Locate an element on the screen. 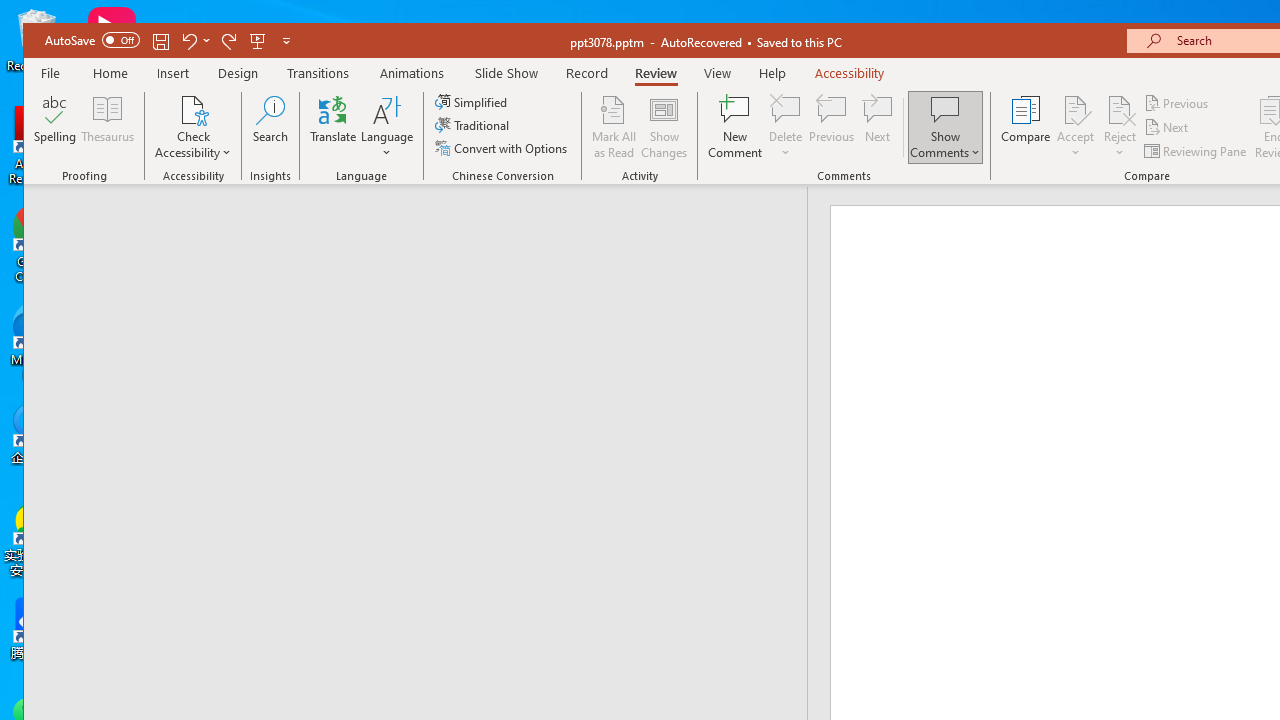 Image resolution: width=1280 pixels, height=720 pixels. 'Previous' is located at coordinates (1177, 103).